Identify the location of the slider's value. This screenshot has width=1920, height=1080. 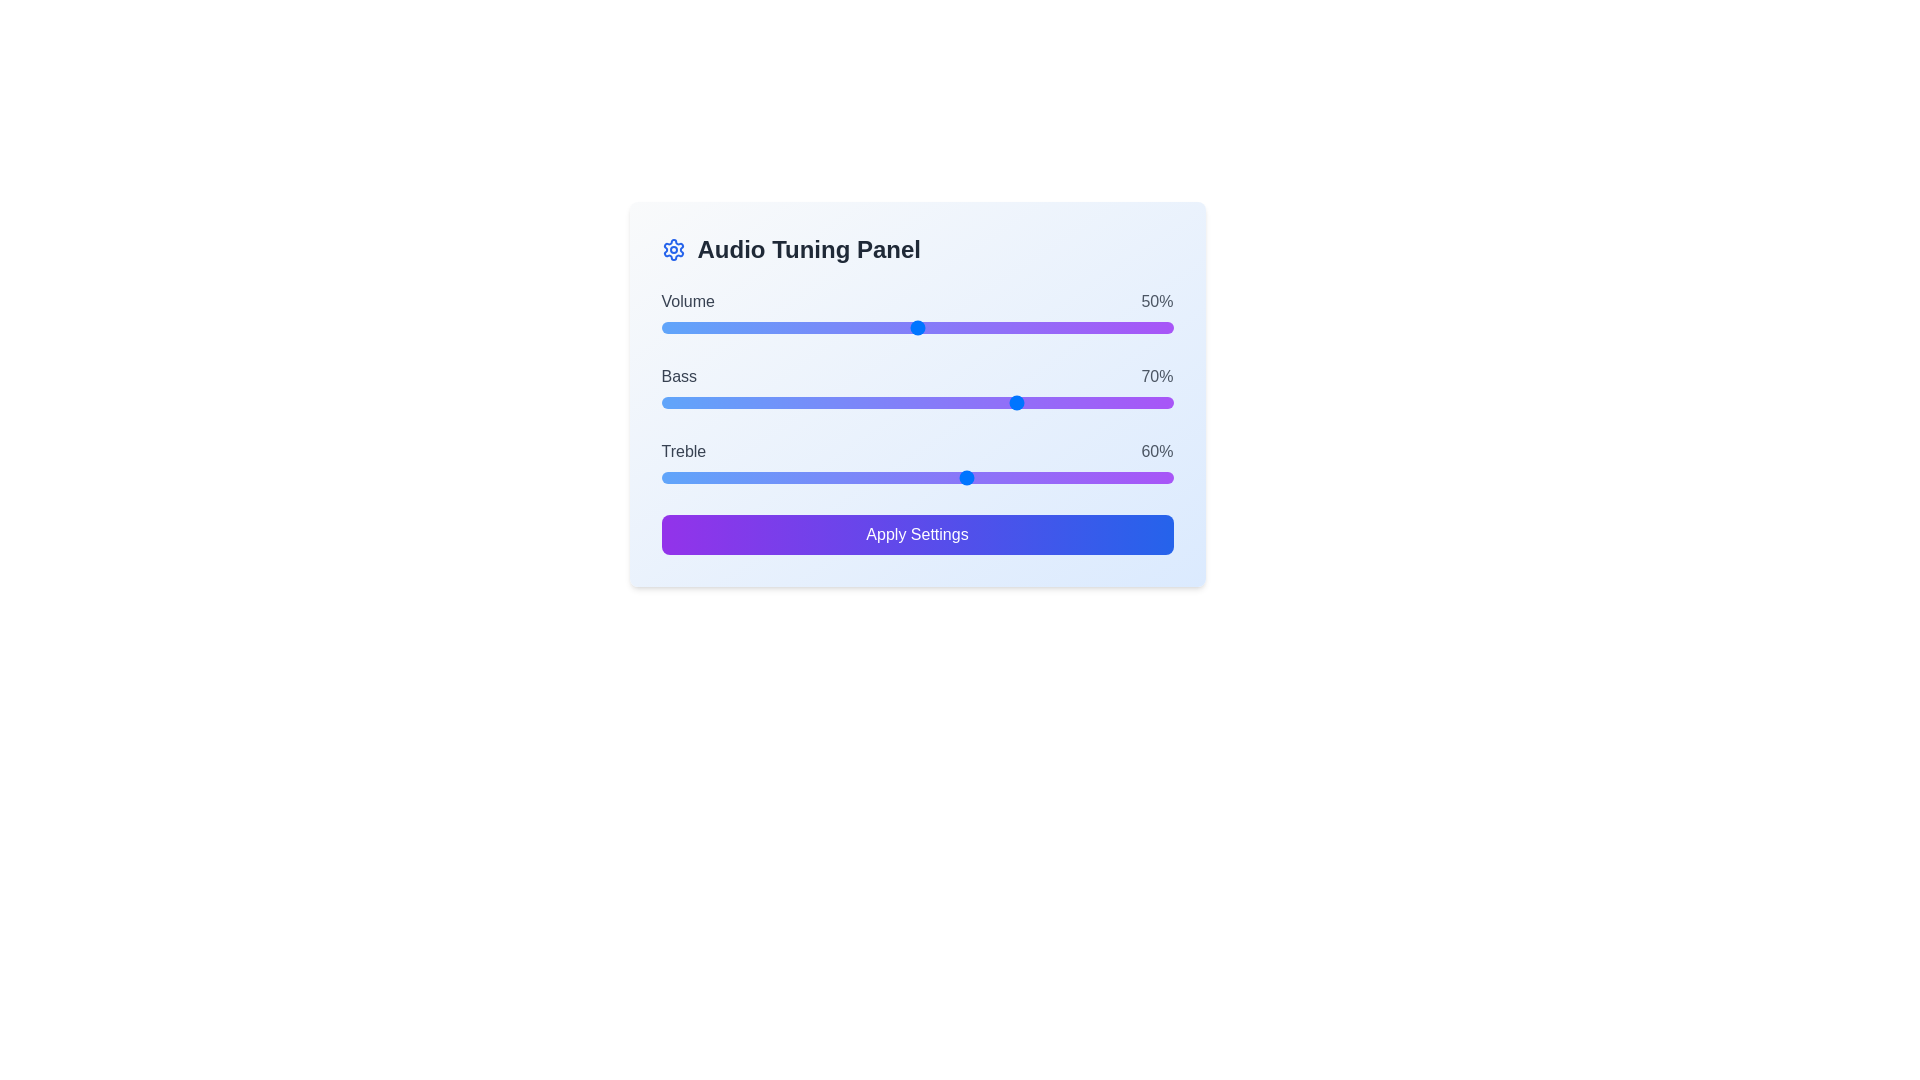
(1070, 478).